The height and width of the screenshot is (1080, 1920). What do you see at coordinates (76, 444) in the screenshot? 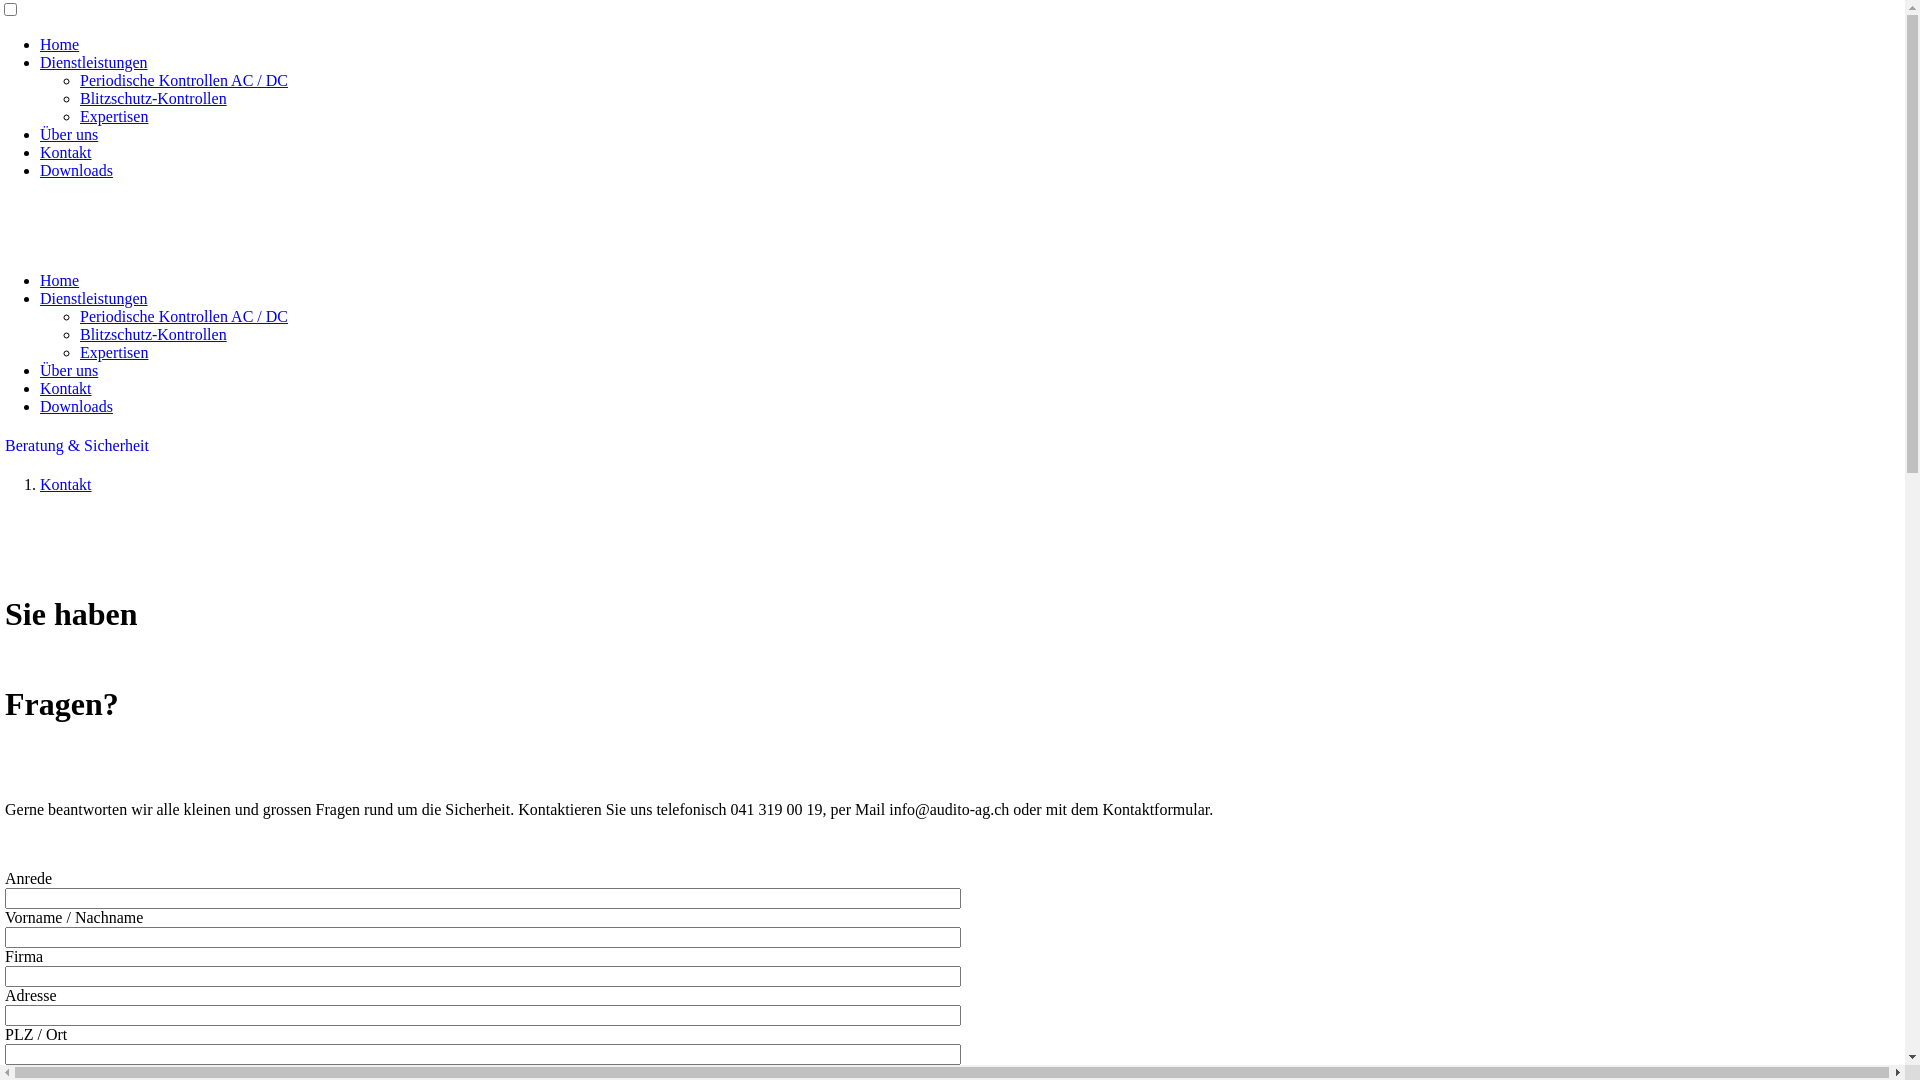
I see `'Beratung & Sicherheit'` at bounding box center [76, 444].